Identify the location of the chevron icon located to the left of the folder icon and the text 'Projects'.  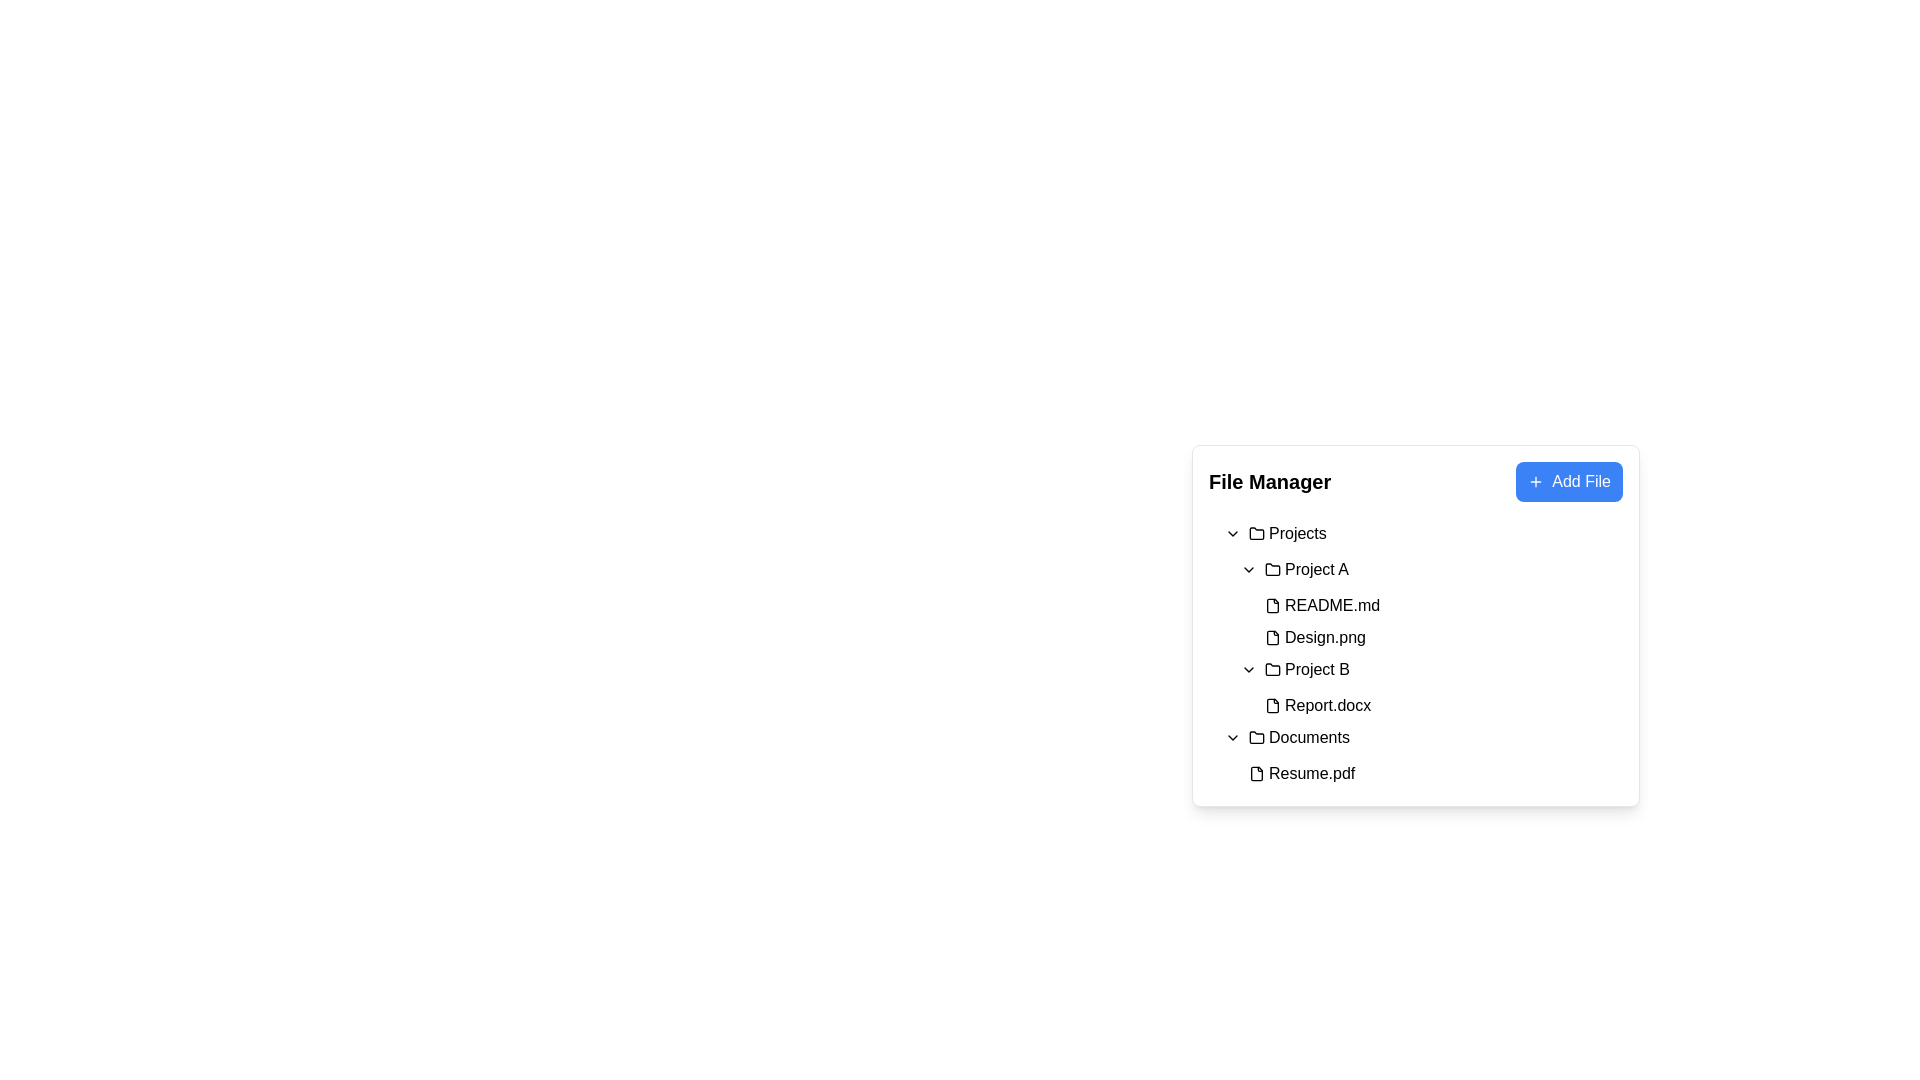
(1232, 532).